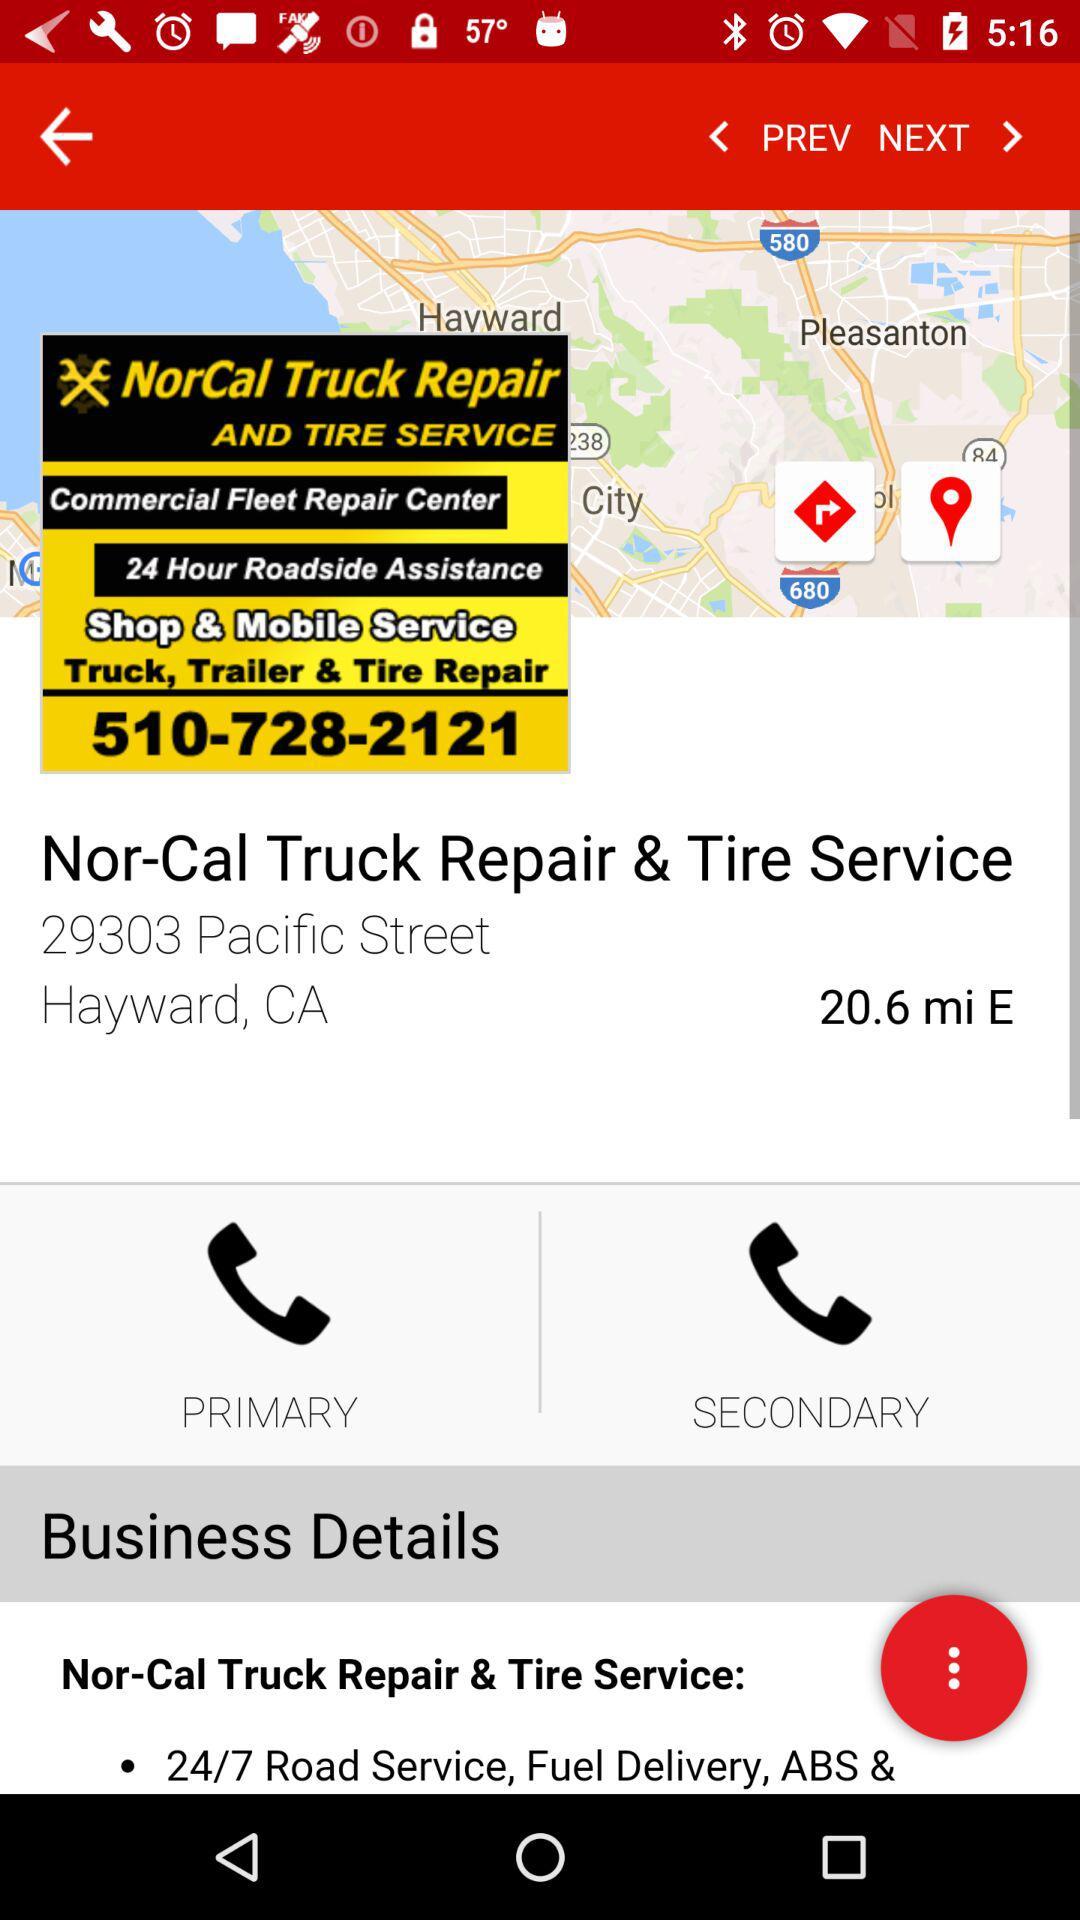 Image resolution: width=1080 pixels, height=1920 pixels. Describe the element at coordinates (950, 511) in the screenshot. I see `the location icon` at that location.